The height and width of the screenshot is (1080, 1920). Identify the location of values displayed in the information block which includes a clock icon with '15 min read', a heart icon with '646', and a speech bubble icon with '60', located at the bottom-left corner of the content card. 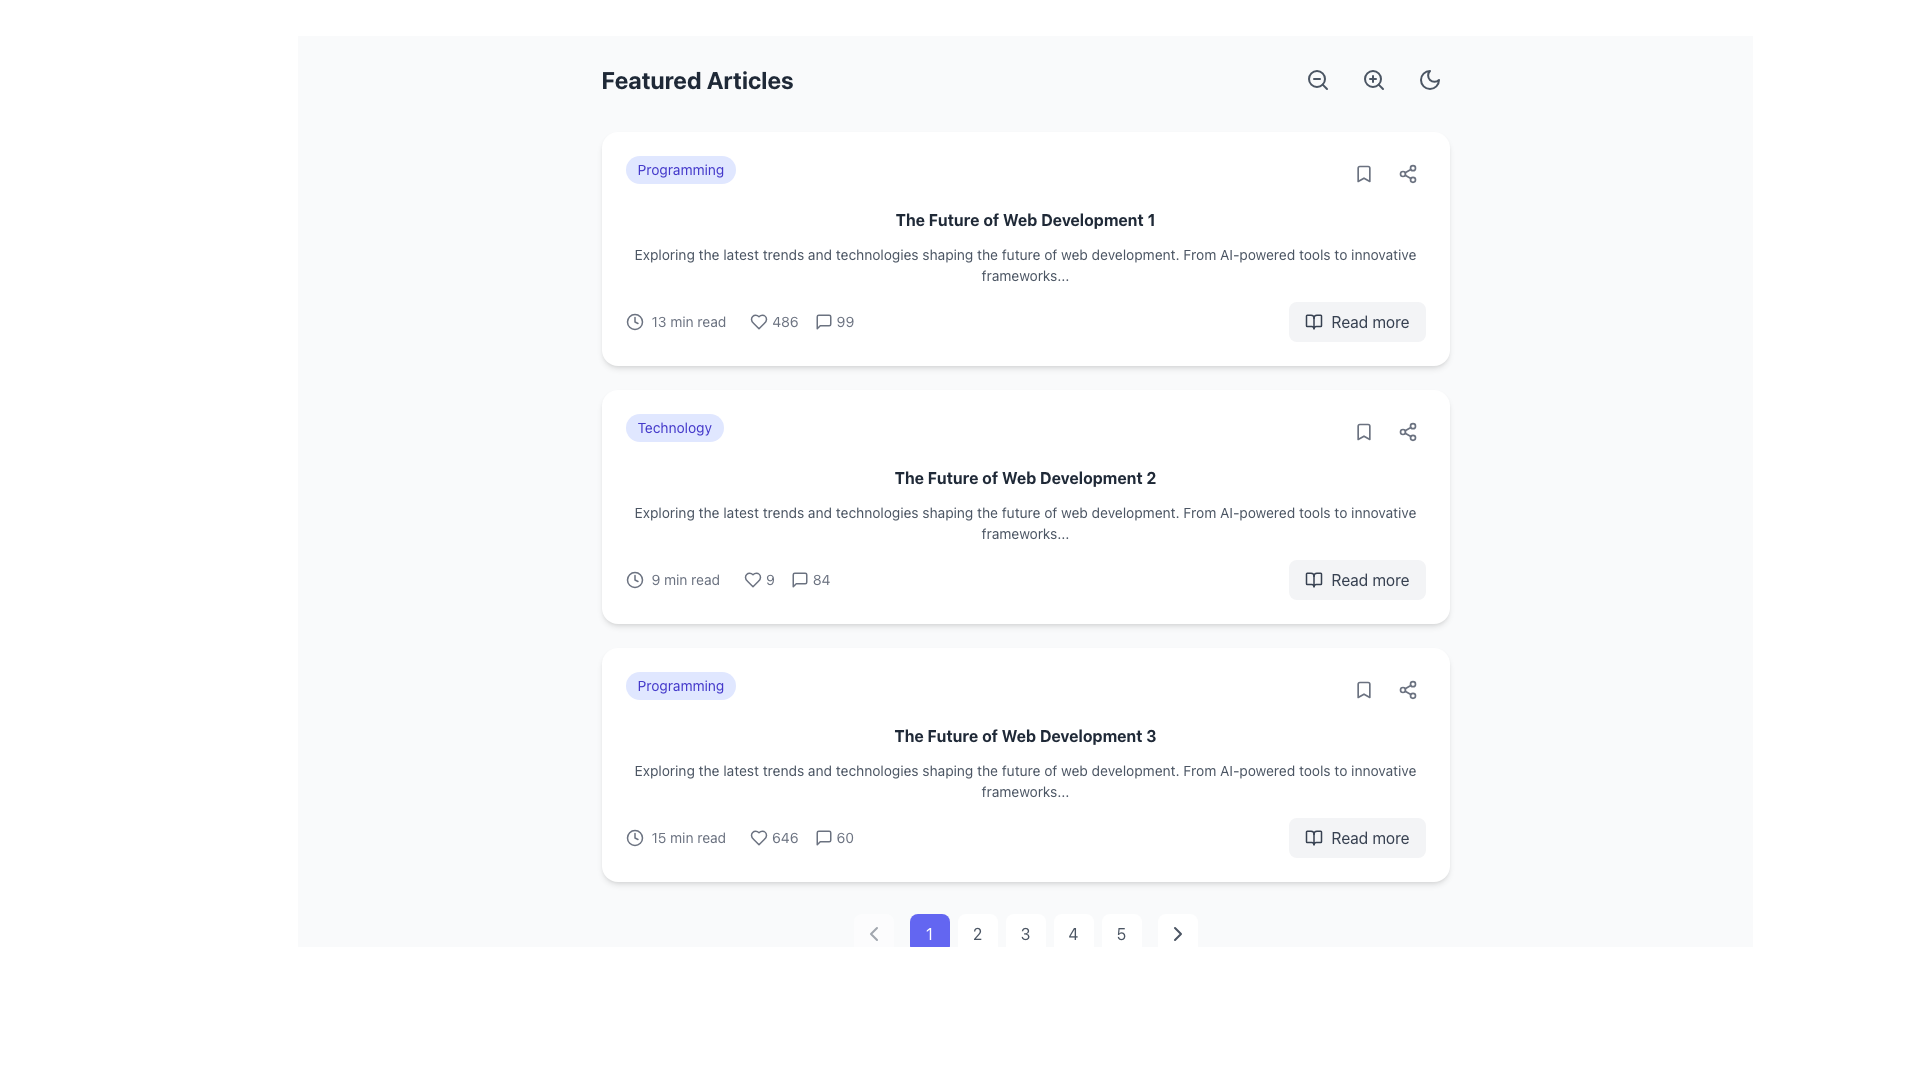
(738, 837).